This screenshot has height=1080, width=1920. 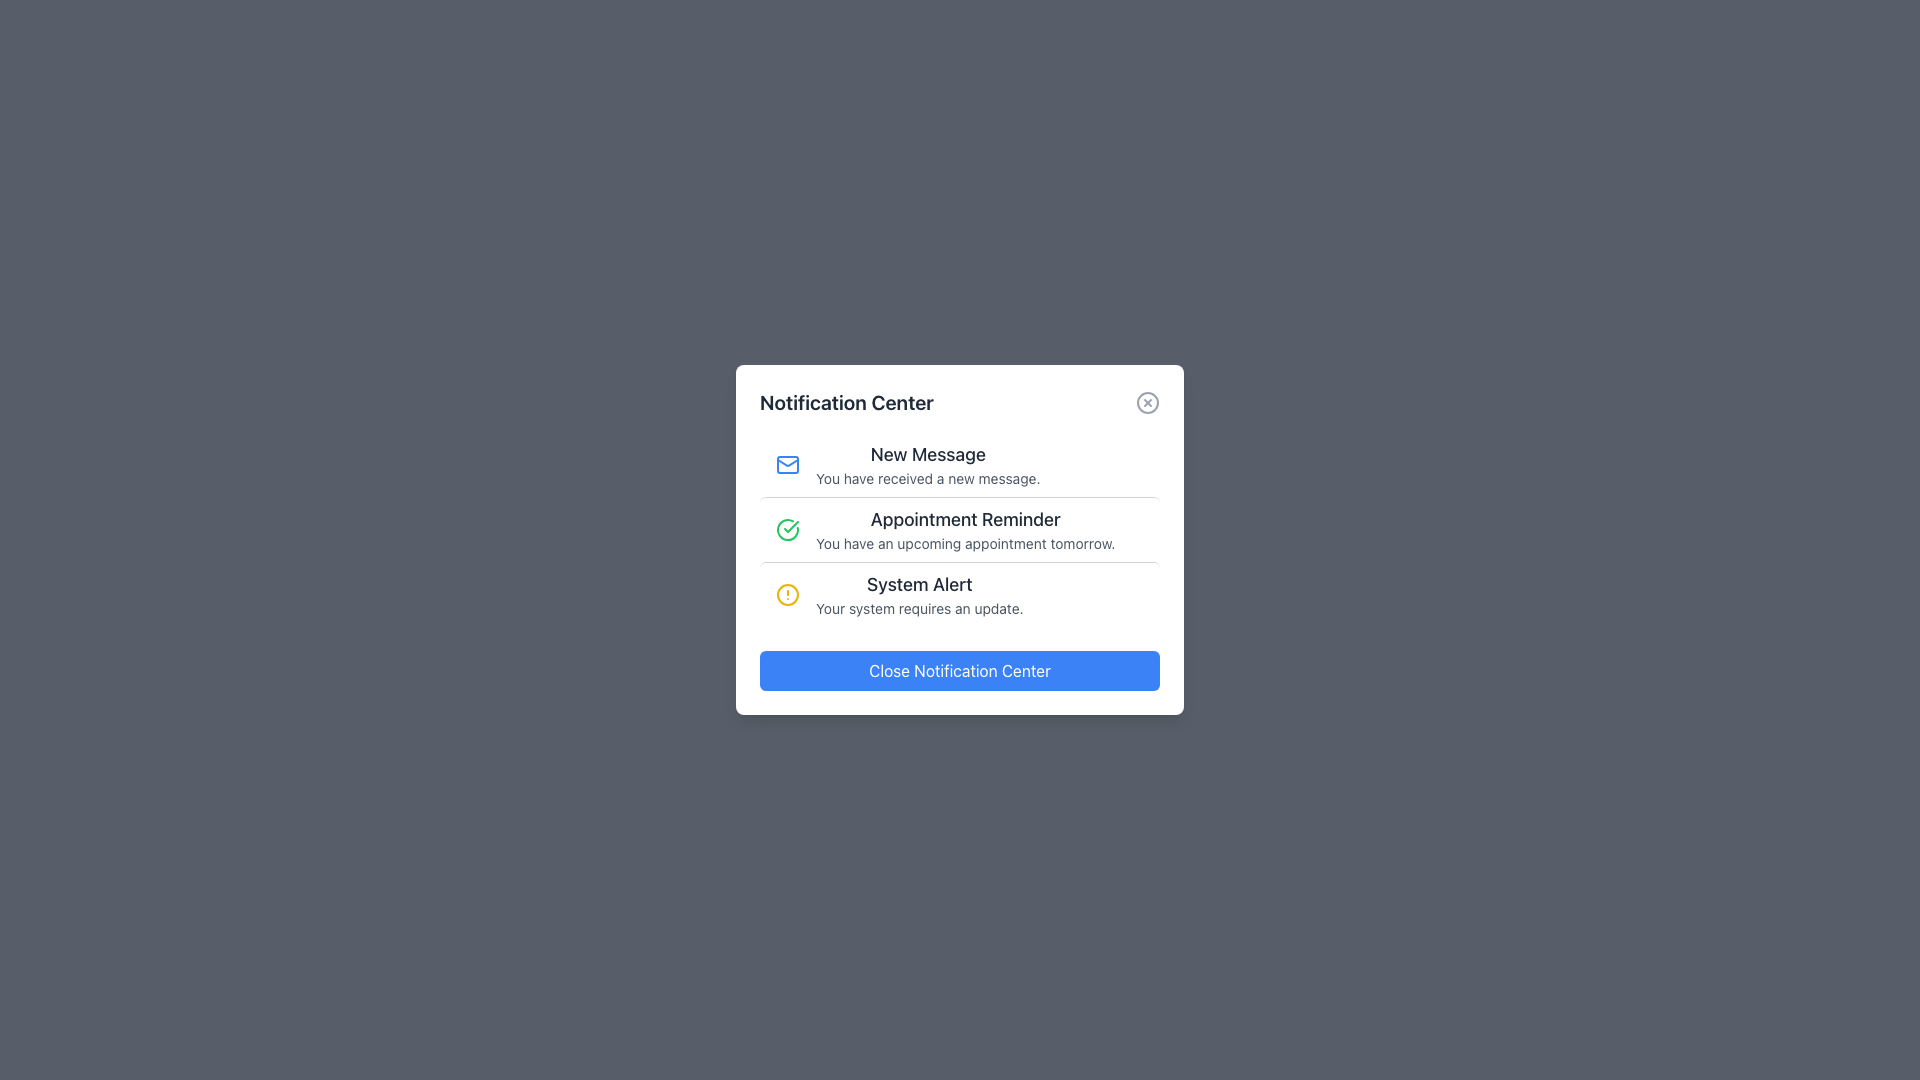 What do you see at coordinates (918, 608) in the screenshot?
I see `descriptive text label providing additional information about the 'System Alert' notification, which is located below the header text 'System Alert' in the third notification entry` at bounding box center [918, 608].